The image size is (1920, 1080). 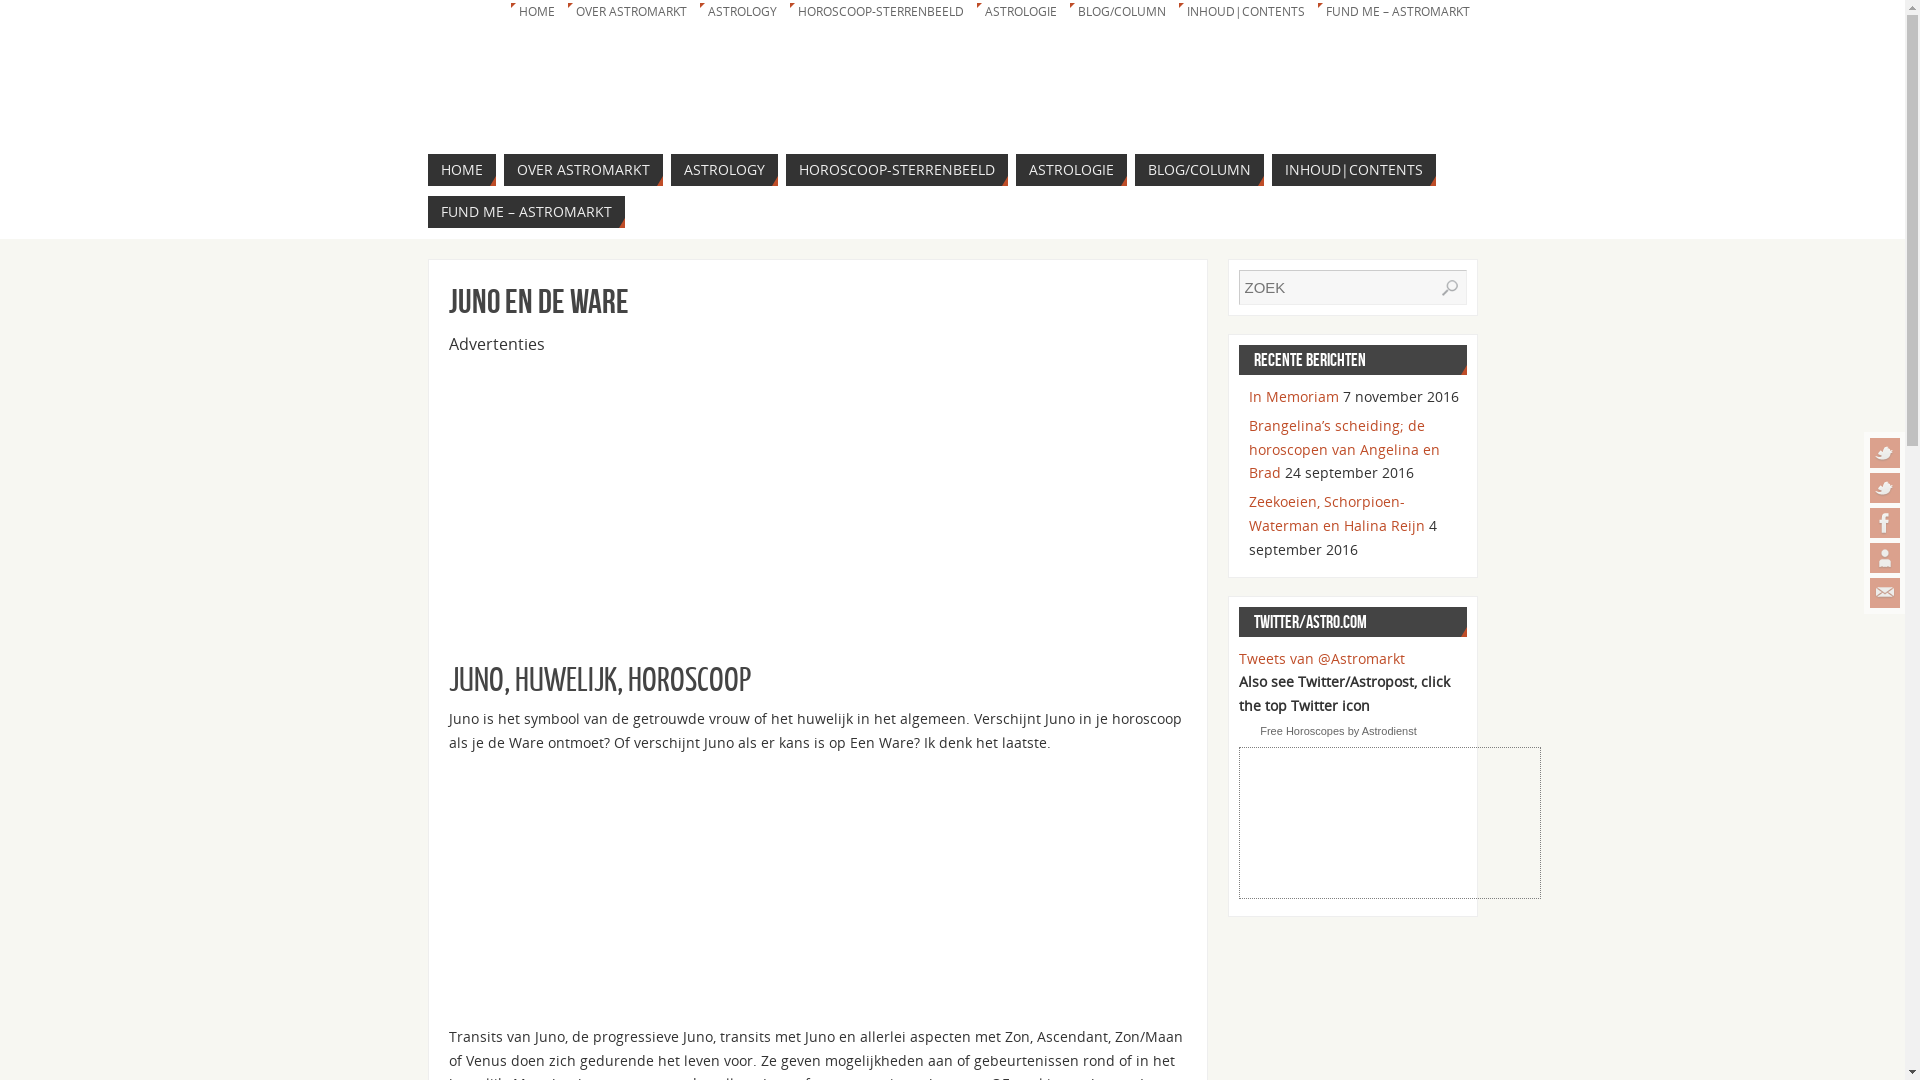 What do you see at coordinates (1338, 731) in the screenshot?
I see `'Free Horoscopes by Astrodienst'` at bounding box center [1338, 731].